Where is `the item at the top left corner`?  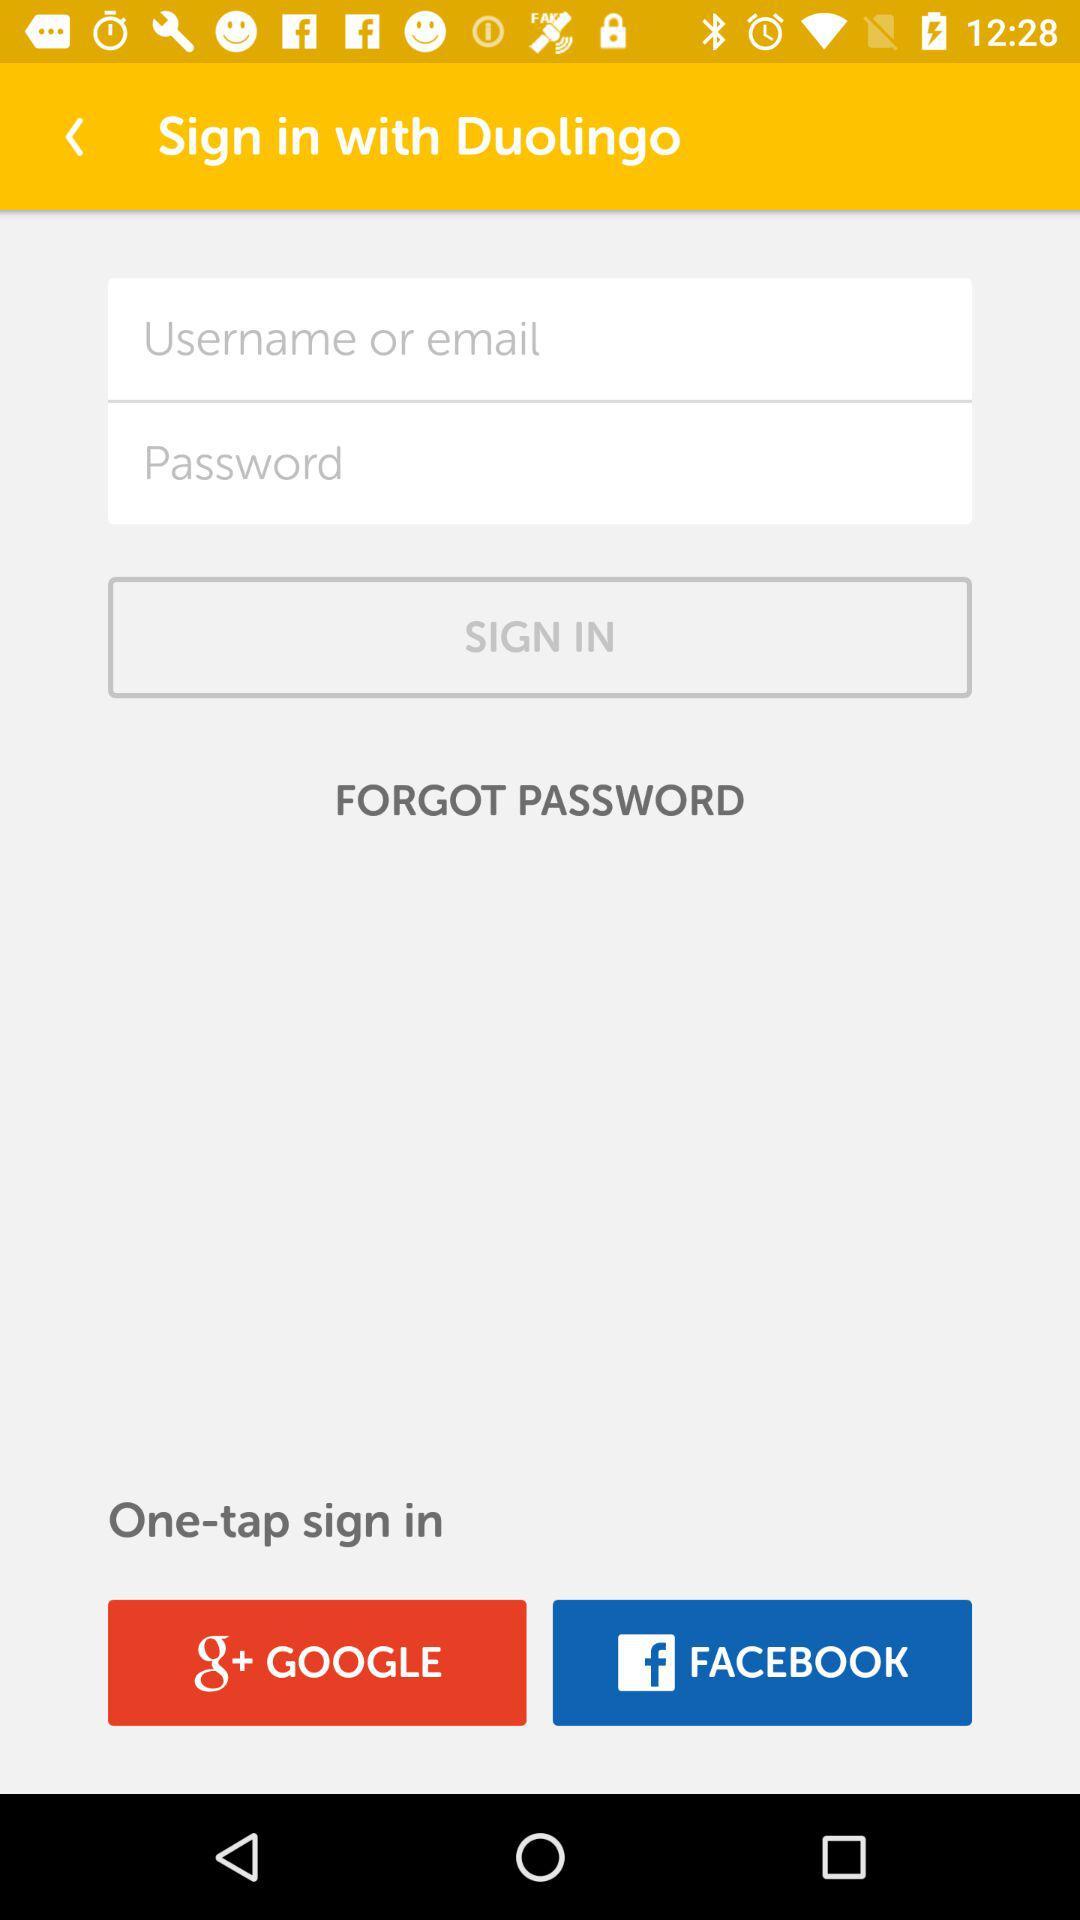
the item at the top left corner is located at coordinates (72, 135).